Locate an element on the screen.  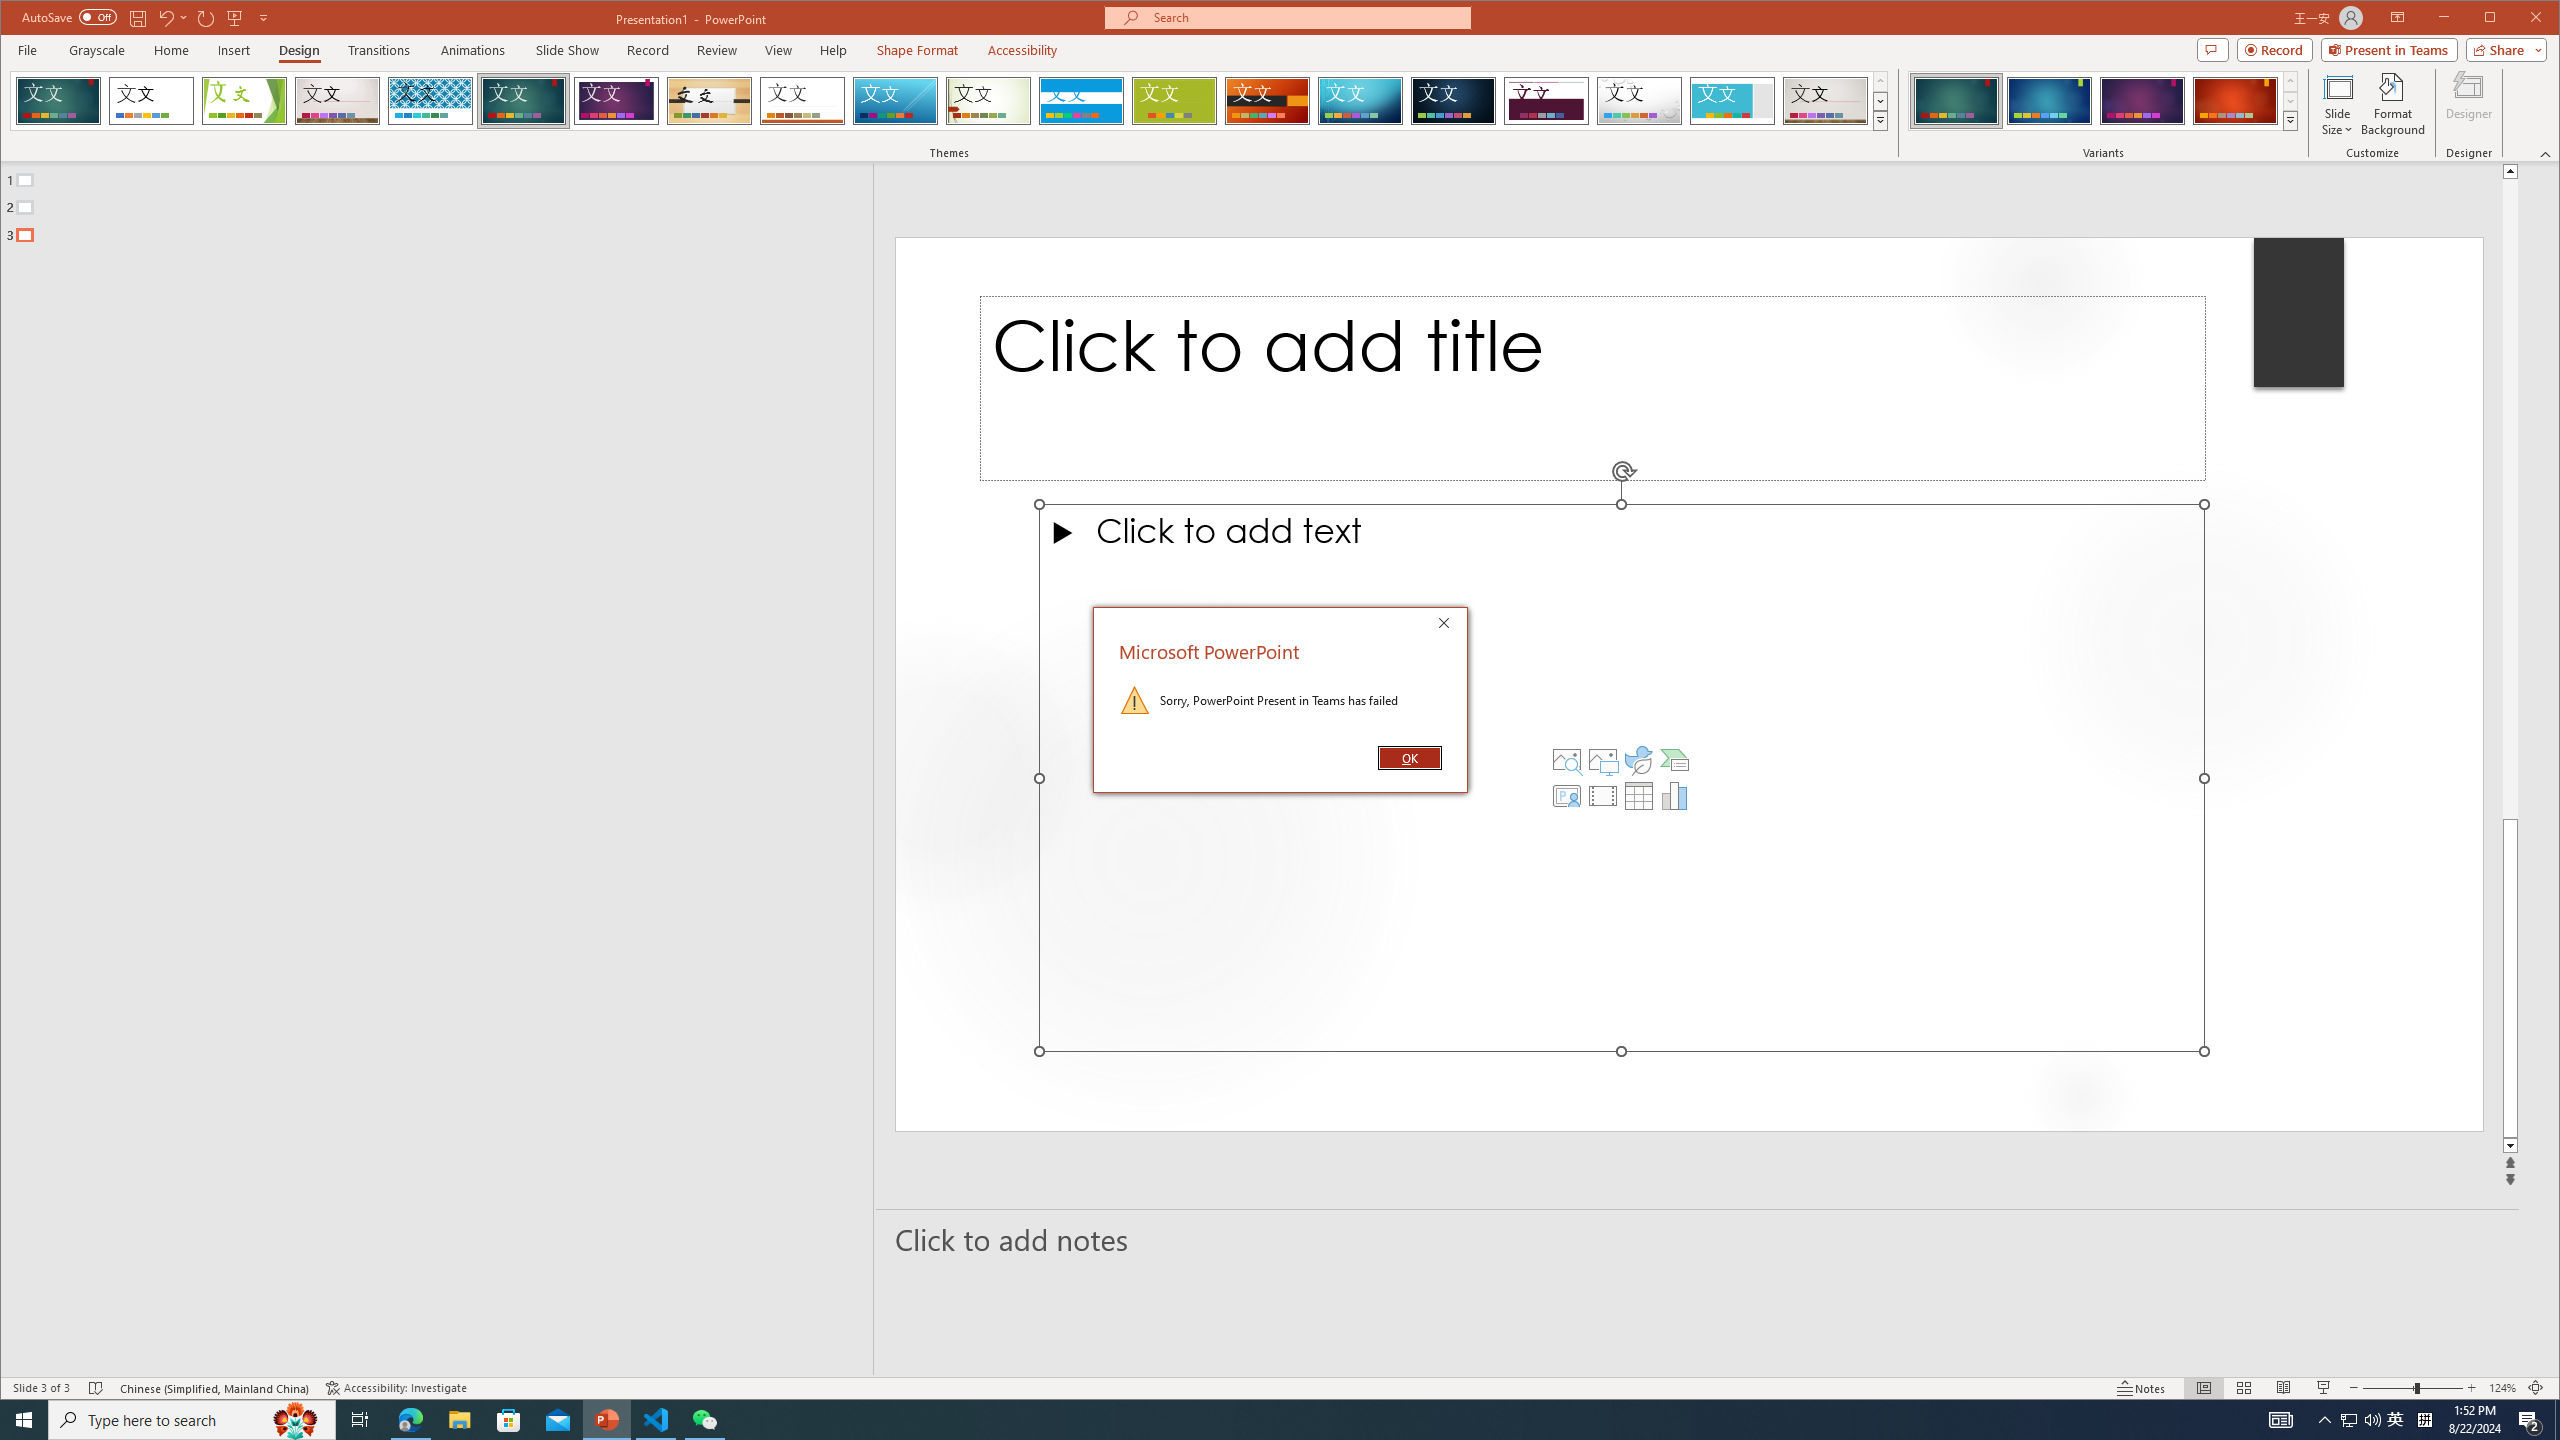
'WeChat - 1 running window' is located at coordinates (705, 1418).